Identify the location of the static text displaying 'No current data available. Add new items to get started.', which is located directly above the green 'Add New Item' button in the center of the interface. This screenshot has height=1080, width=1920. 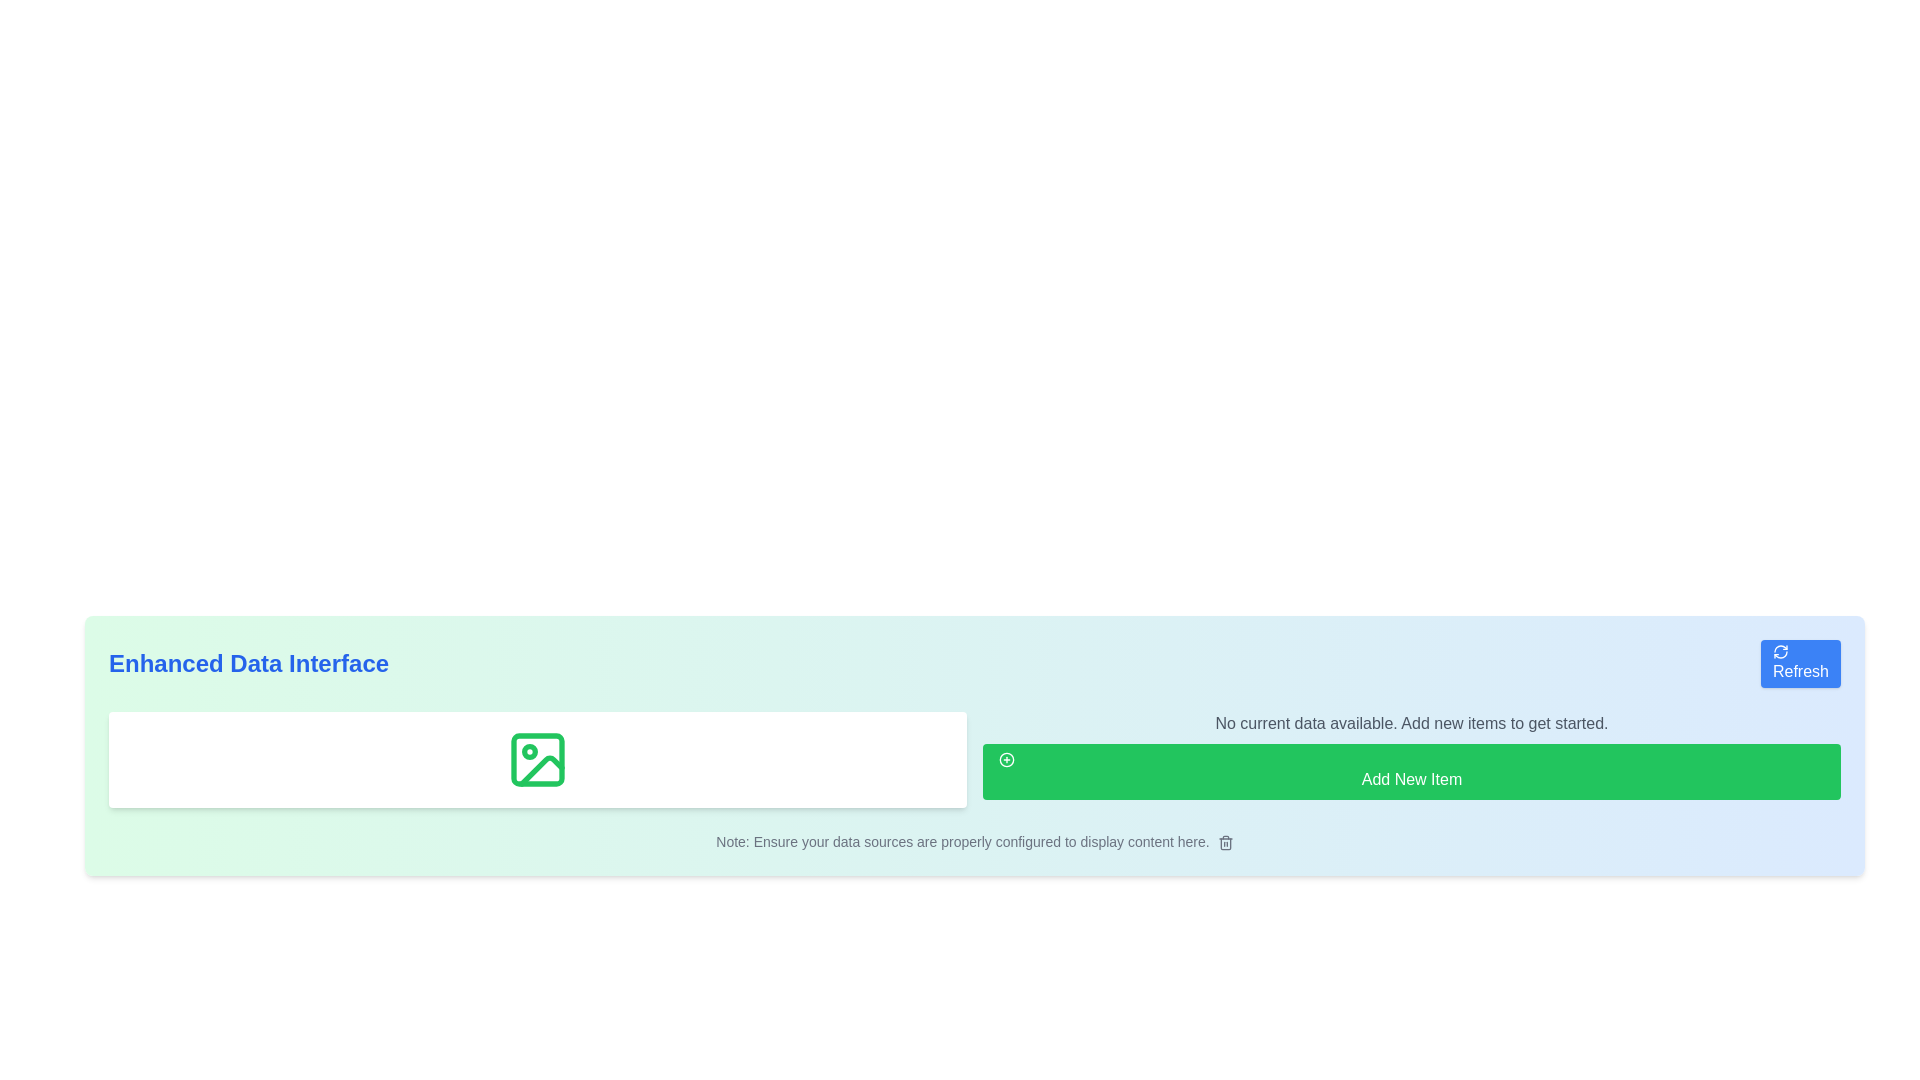
(1410, 724).